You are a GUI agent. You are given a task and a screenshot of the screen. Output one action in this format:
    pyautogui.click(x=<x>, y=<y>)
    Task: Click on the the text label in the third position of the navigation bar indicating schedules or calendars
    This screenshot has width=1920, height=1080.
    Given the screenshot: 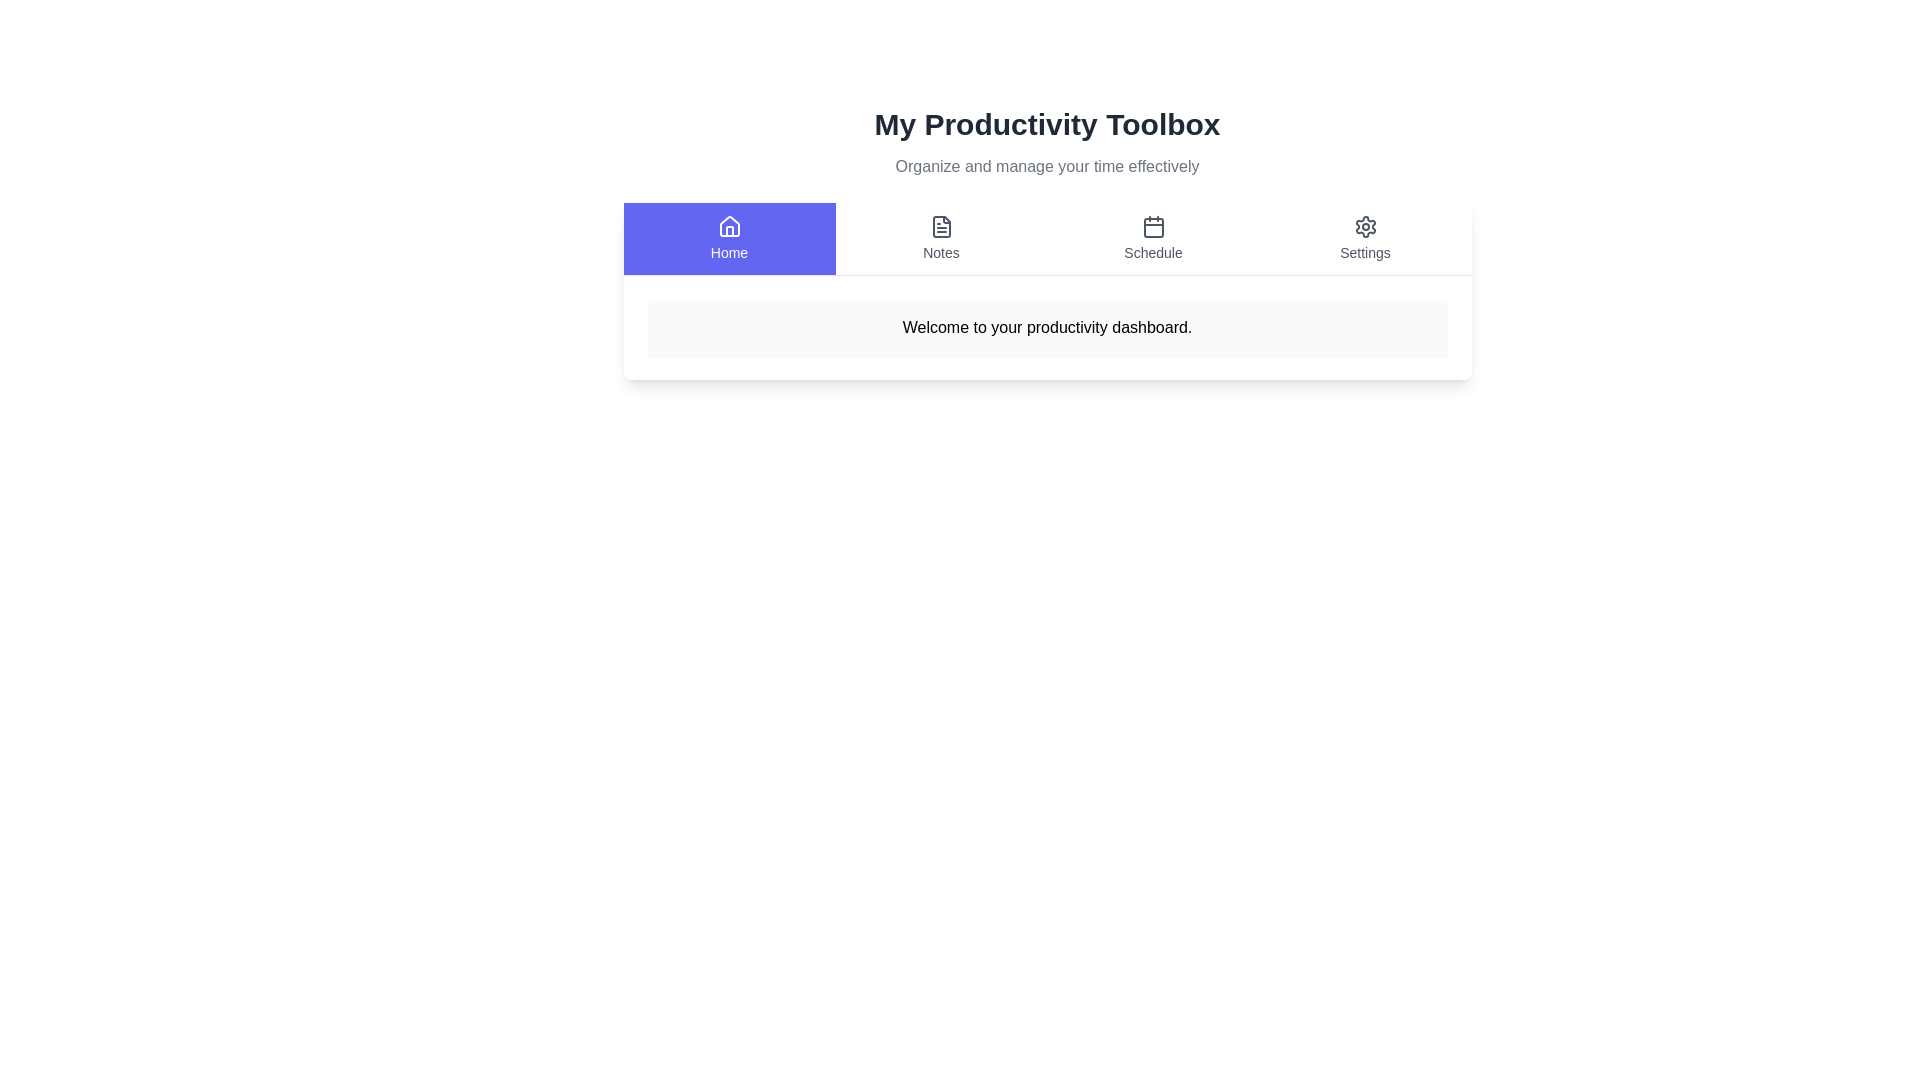 What is the action you would take?
    pyautogui.click(x=1153, y=252)
    